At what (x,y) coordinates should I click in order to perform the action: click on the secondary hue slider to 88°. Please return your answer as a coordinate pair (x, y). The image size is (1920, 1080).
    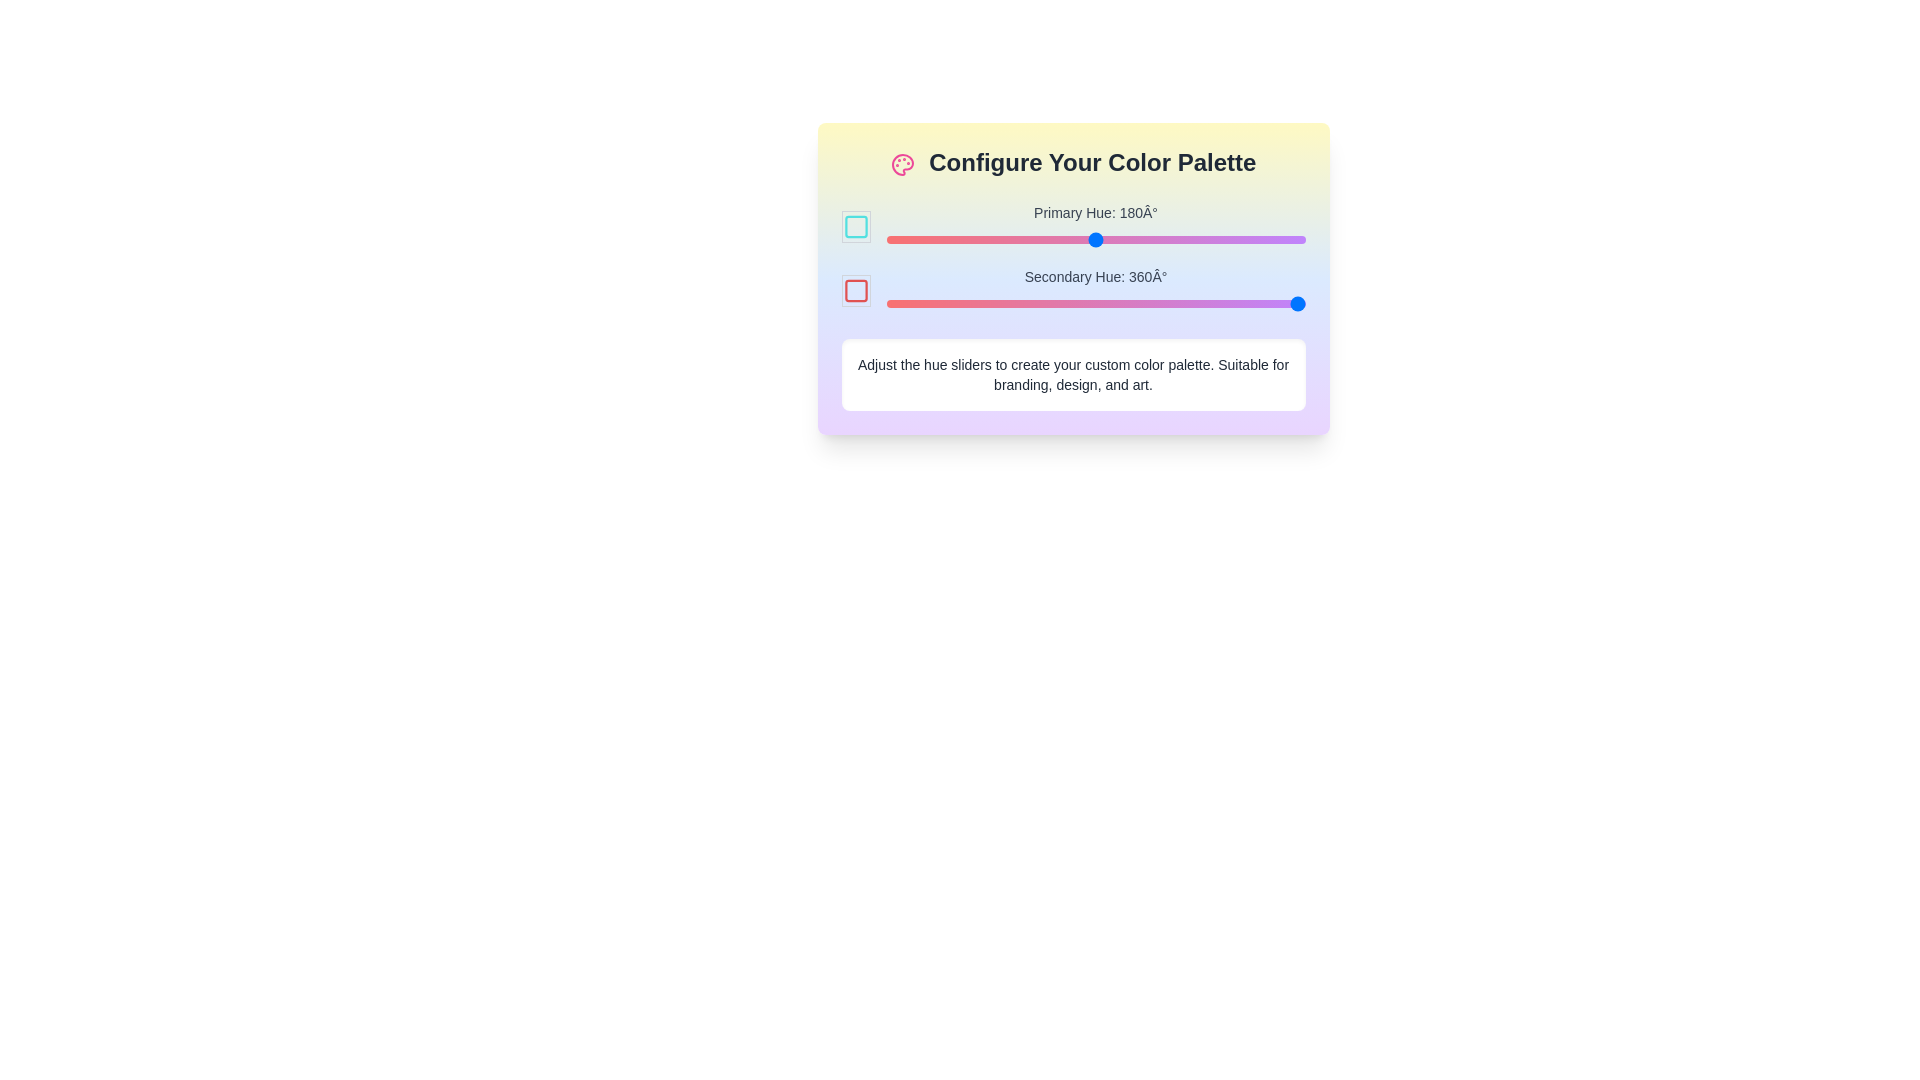
    Looking at the image, I should click on (988, 304).